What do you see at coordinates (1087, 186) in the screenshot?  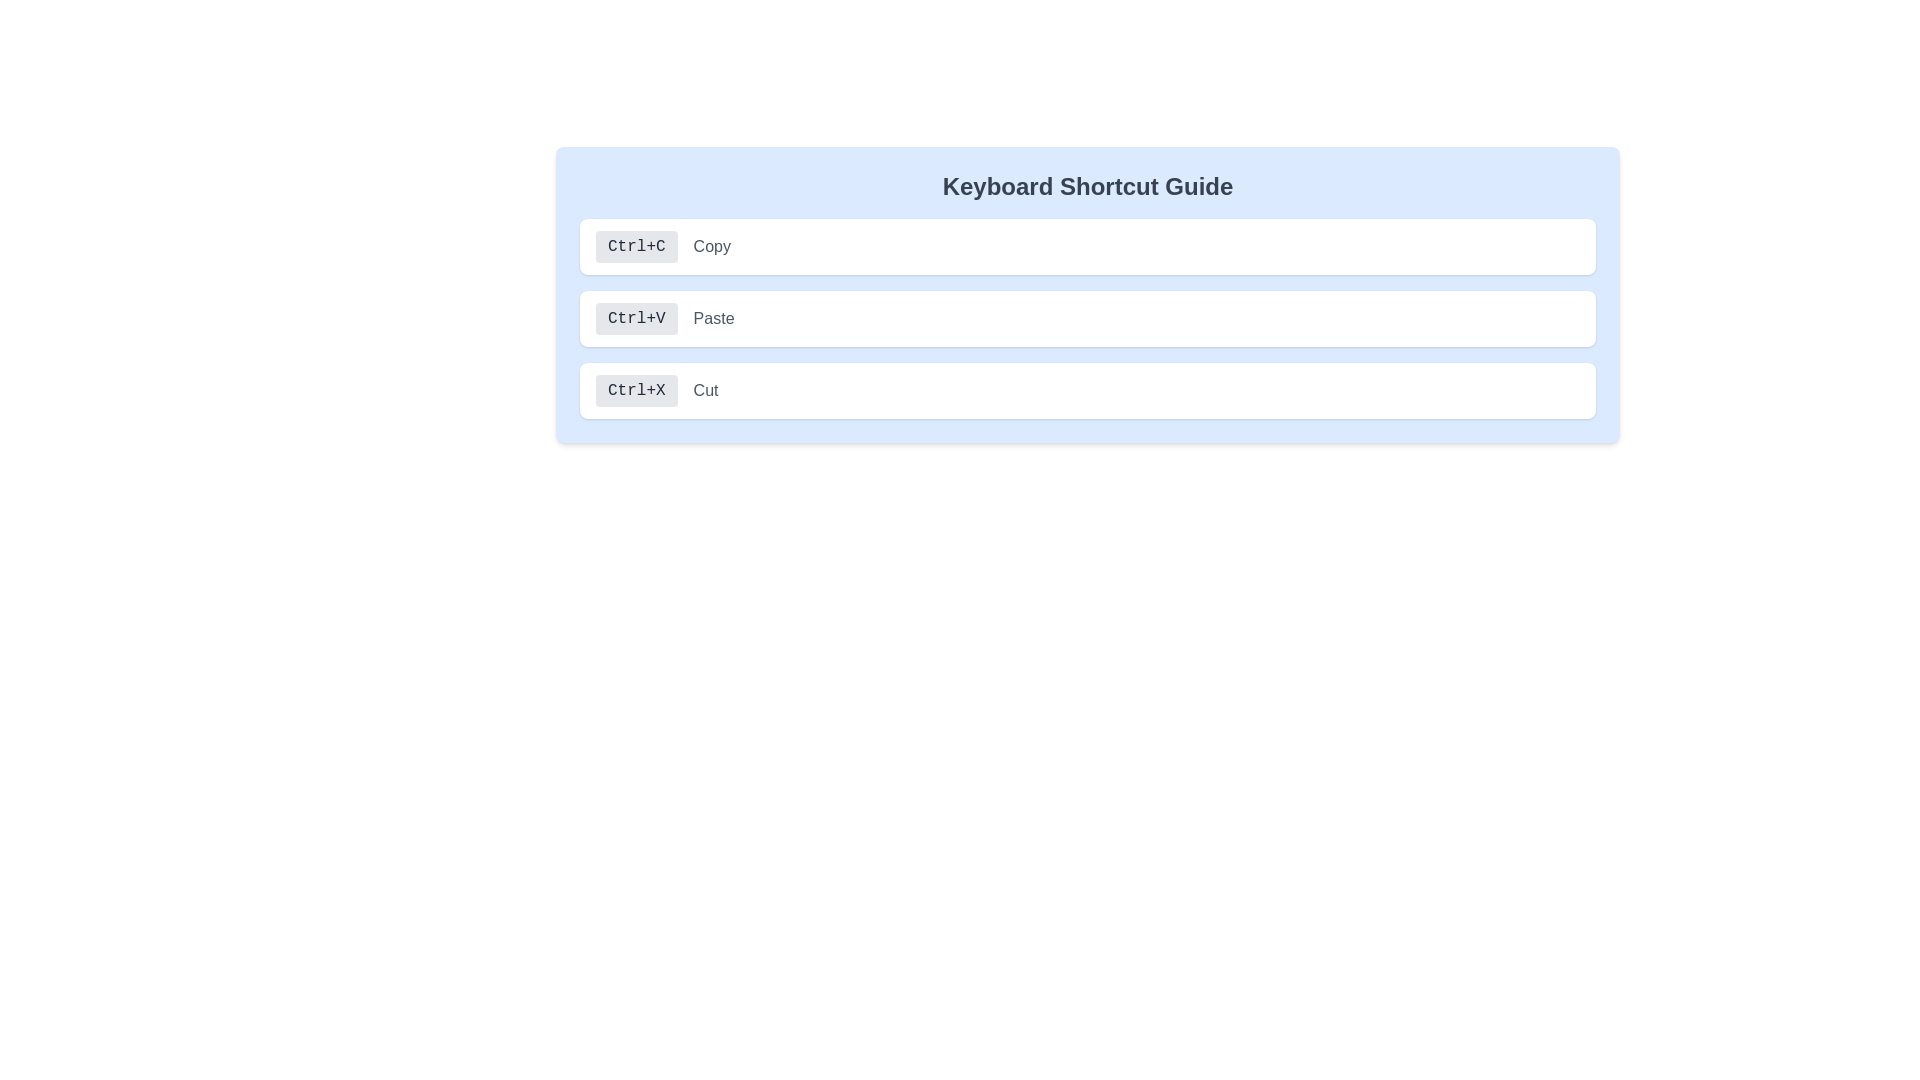 I see `the Text heading that indicates the topic of the keyboard shortcuts guide, positioned at the top of the highlighted box` at bounding box center [1087, 186].